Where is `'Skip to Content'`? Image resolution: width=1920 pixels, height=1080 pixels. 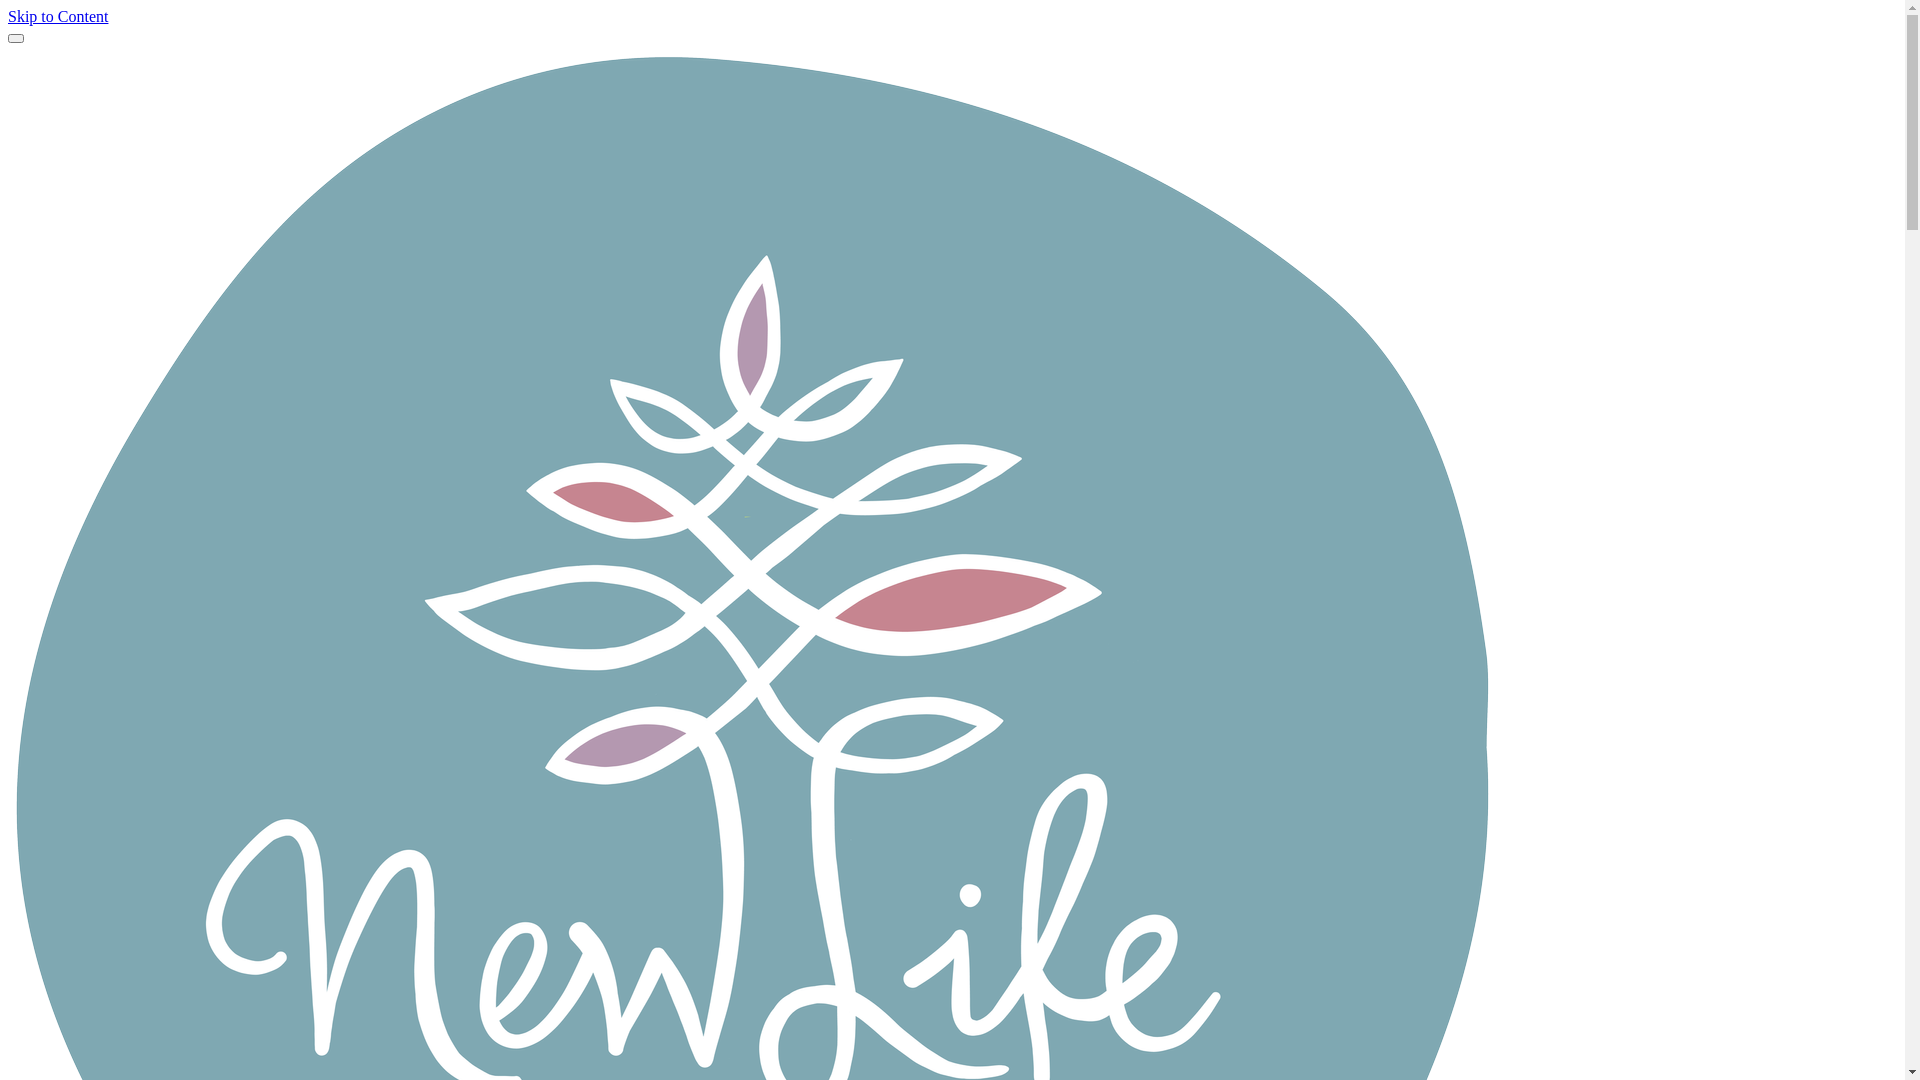 'Skip to Content' is located at coordinates (8, 16).